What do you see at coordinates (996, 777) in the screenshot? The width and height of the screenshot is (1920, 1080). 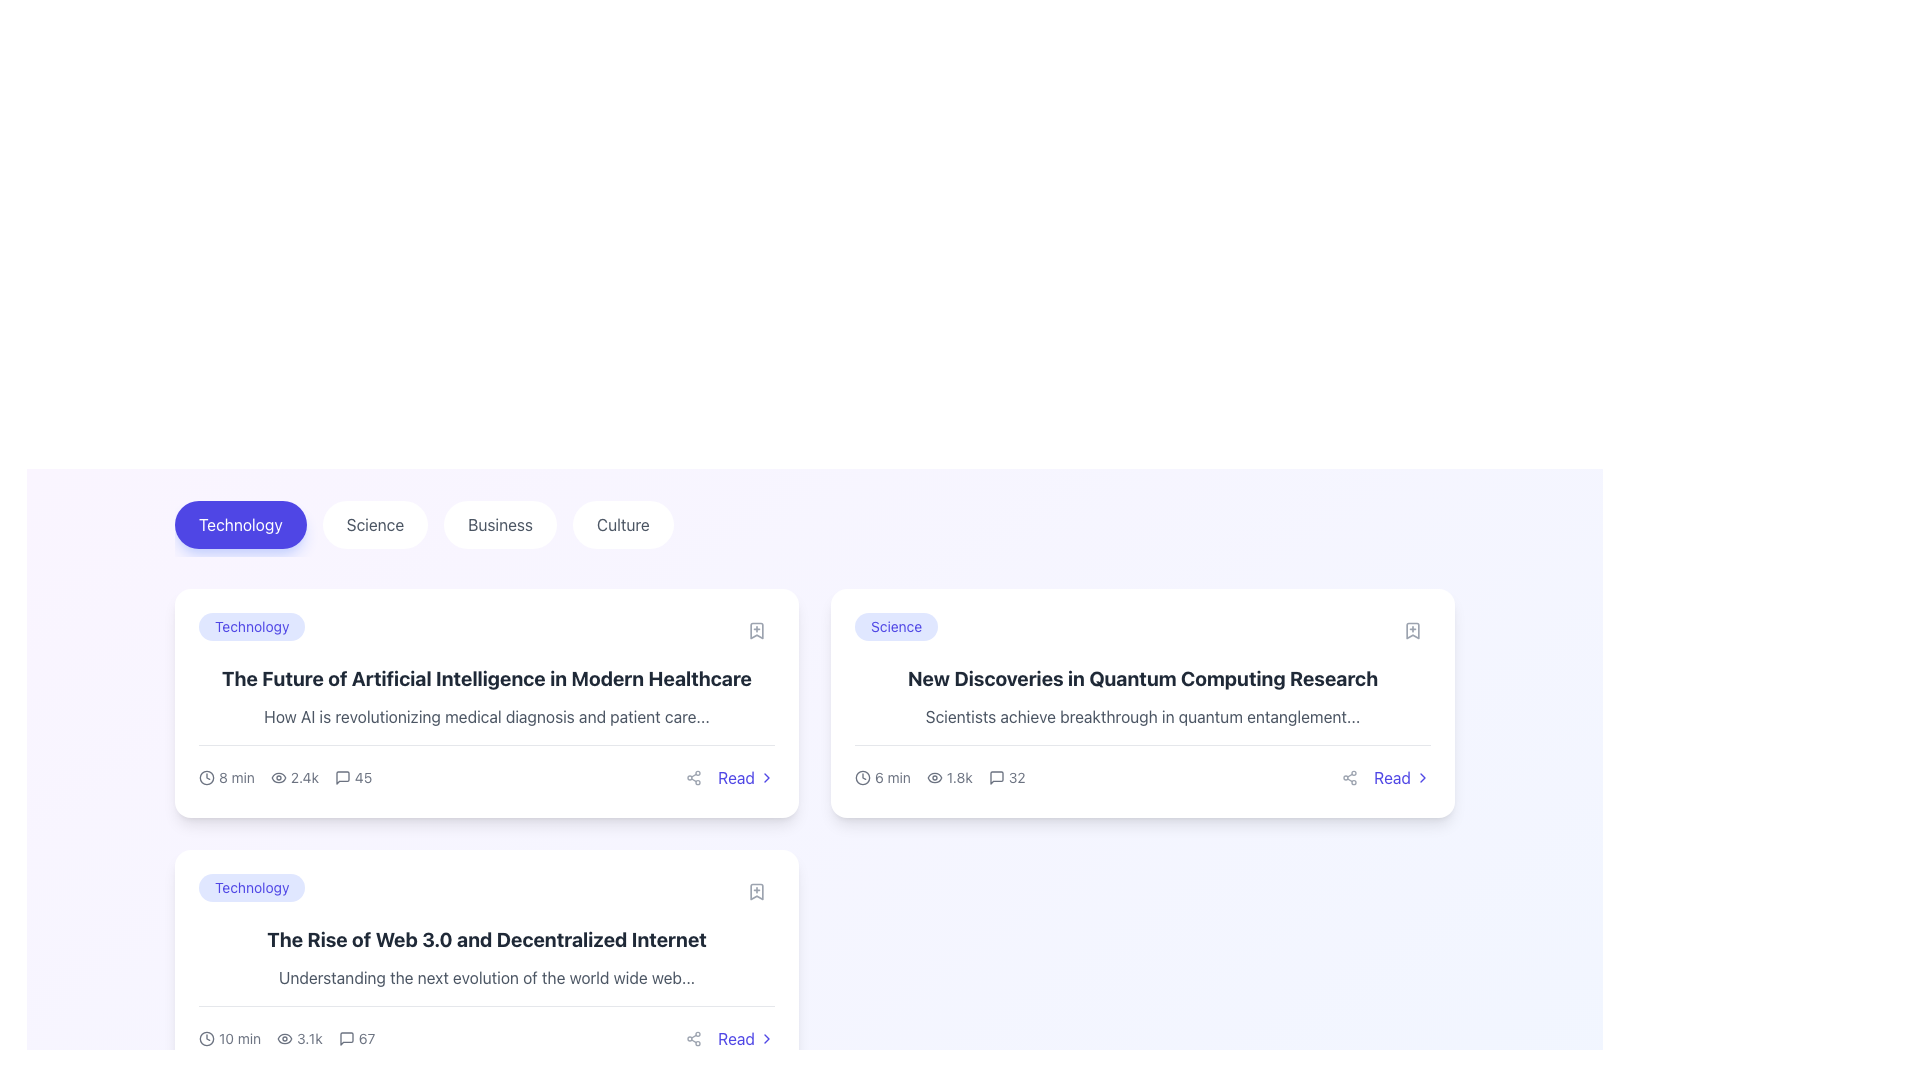 I see `the small square interactive icon representing comments, located at the bottom right corner of the 'New Discoveries in Quantum Computing Research' card` at bounding box center [996, 777].